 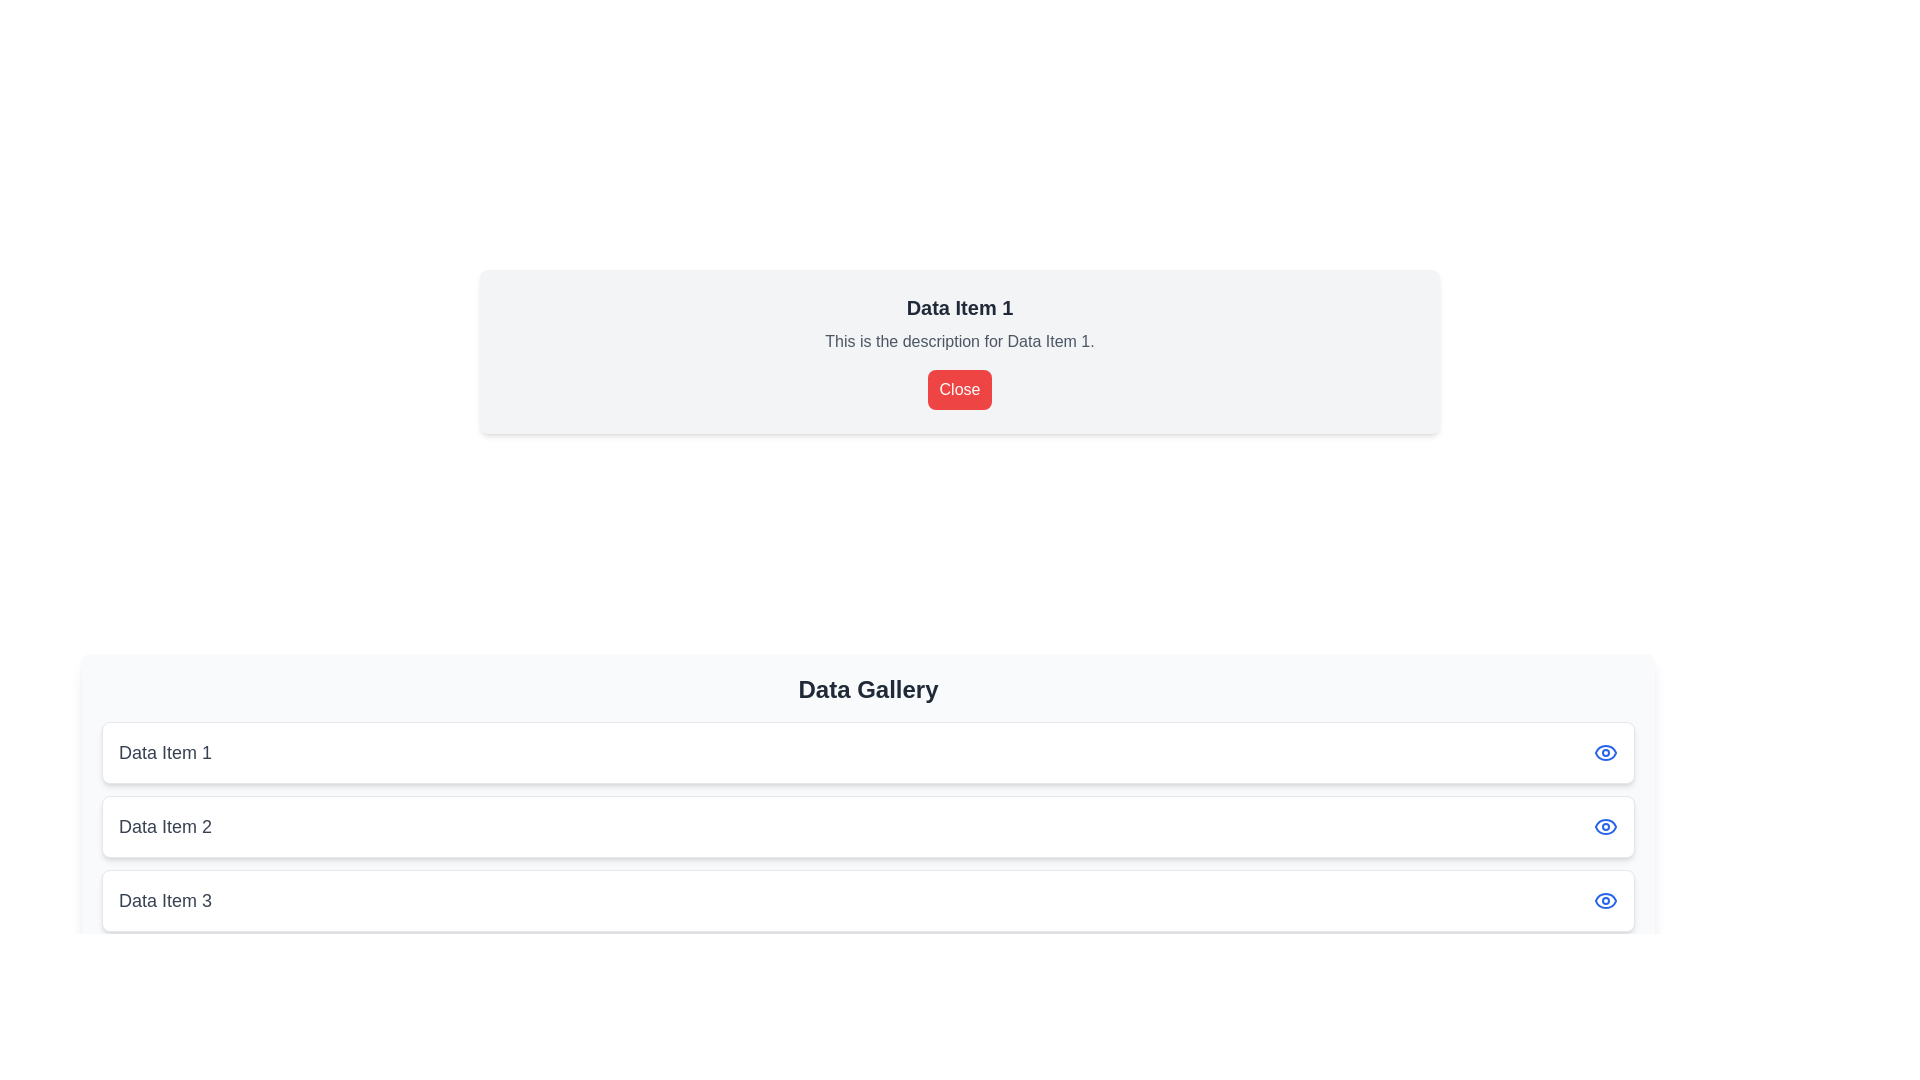 I want to click on the eye icon button styled as a blue outline drawing located on the far-right edge of the row labeled 'Data Item 1' in the 'Data Gallery' section for accessibility actions, so click(x=1606, y=752).